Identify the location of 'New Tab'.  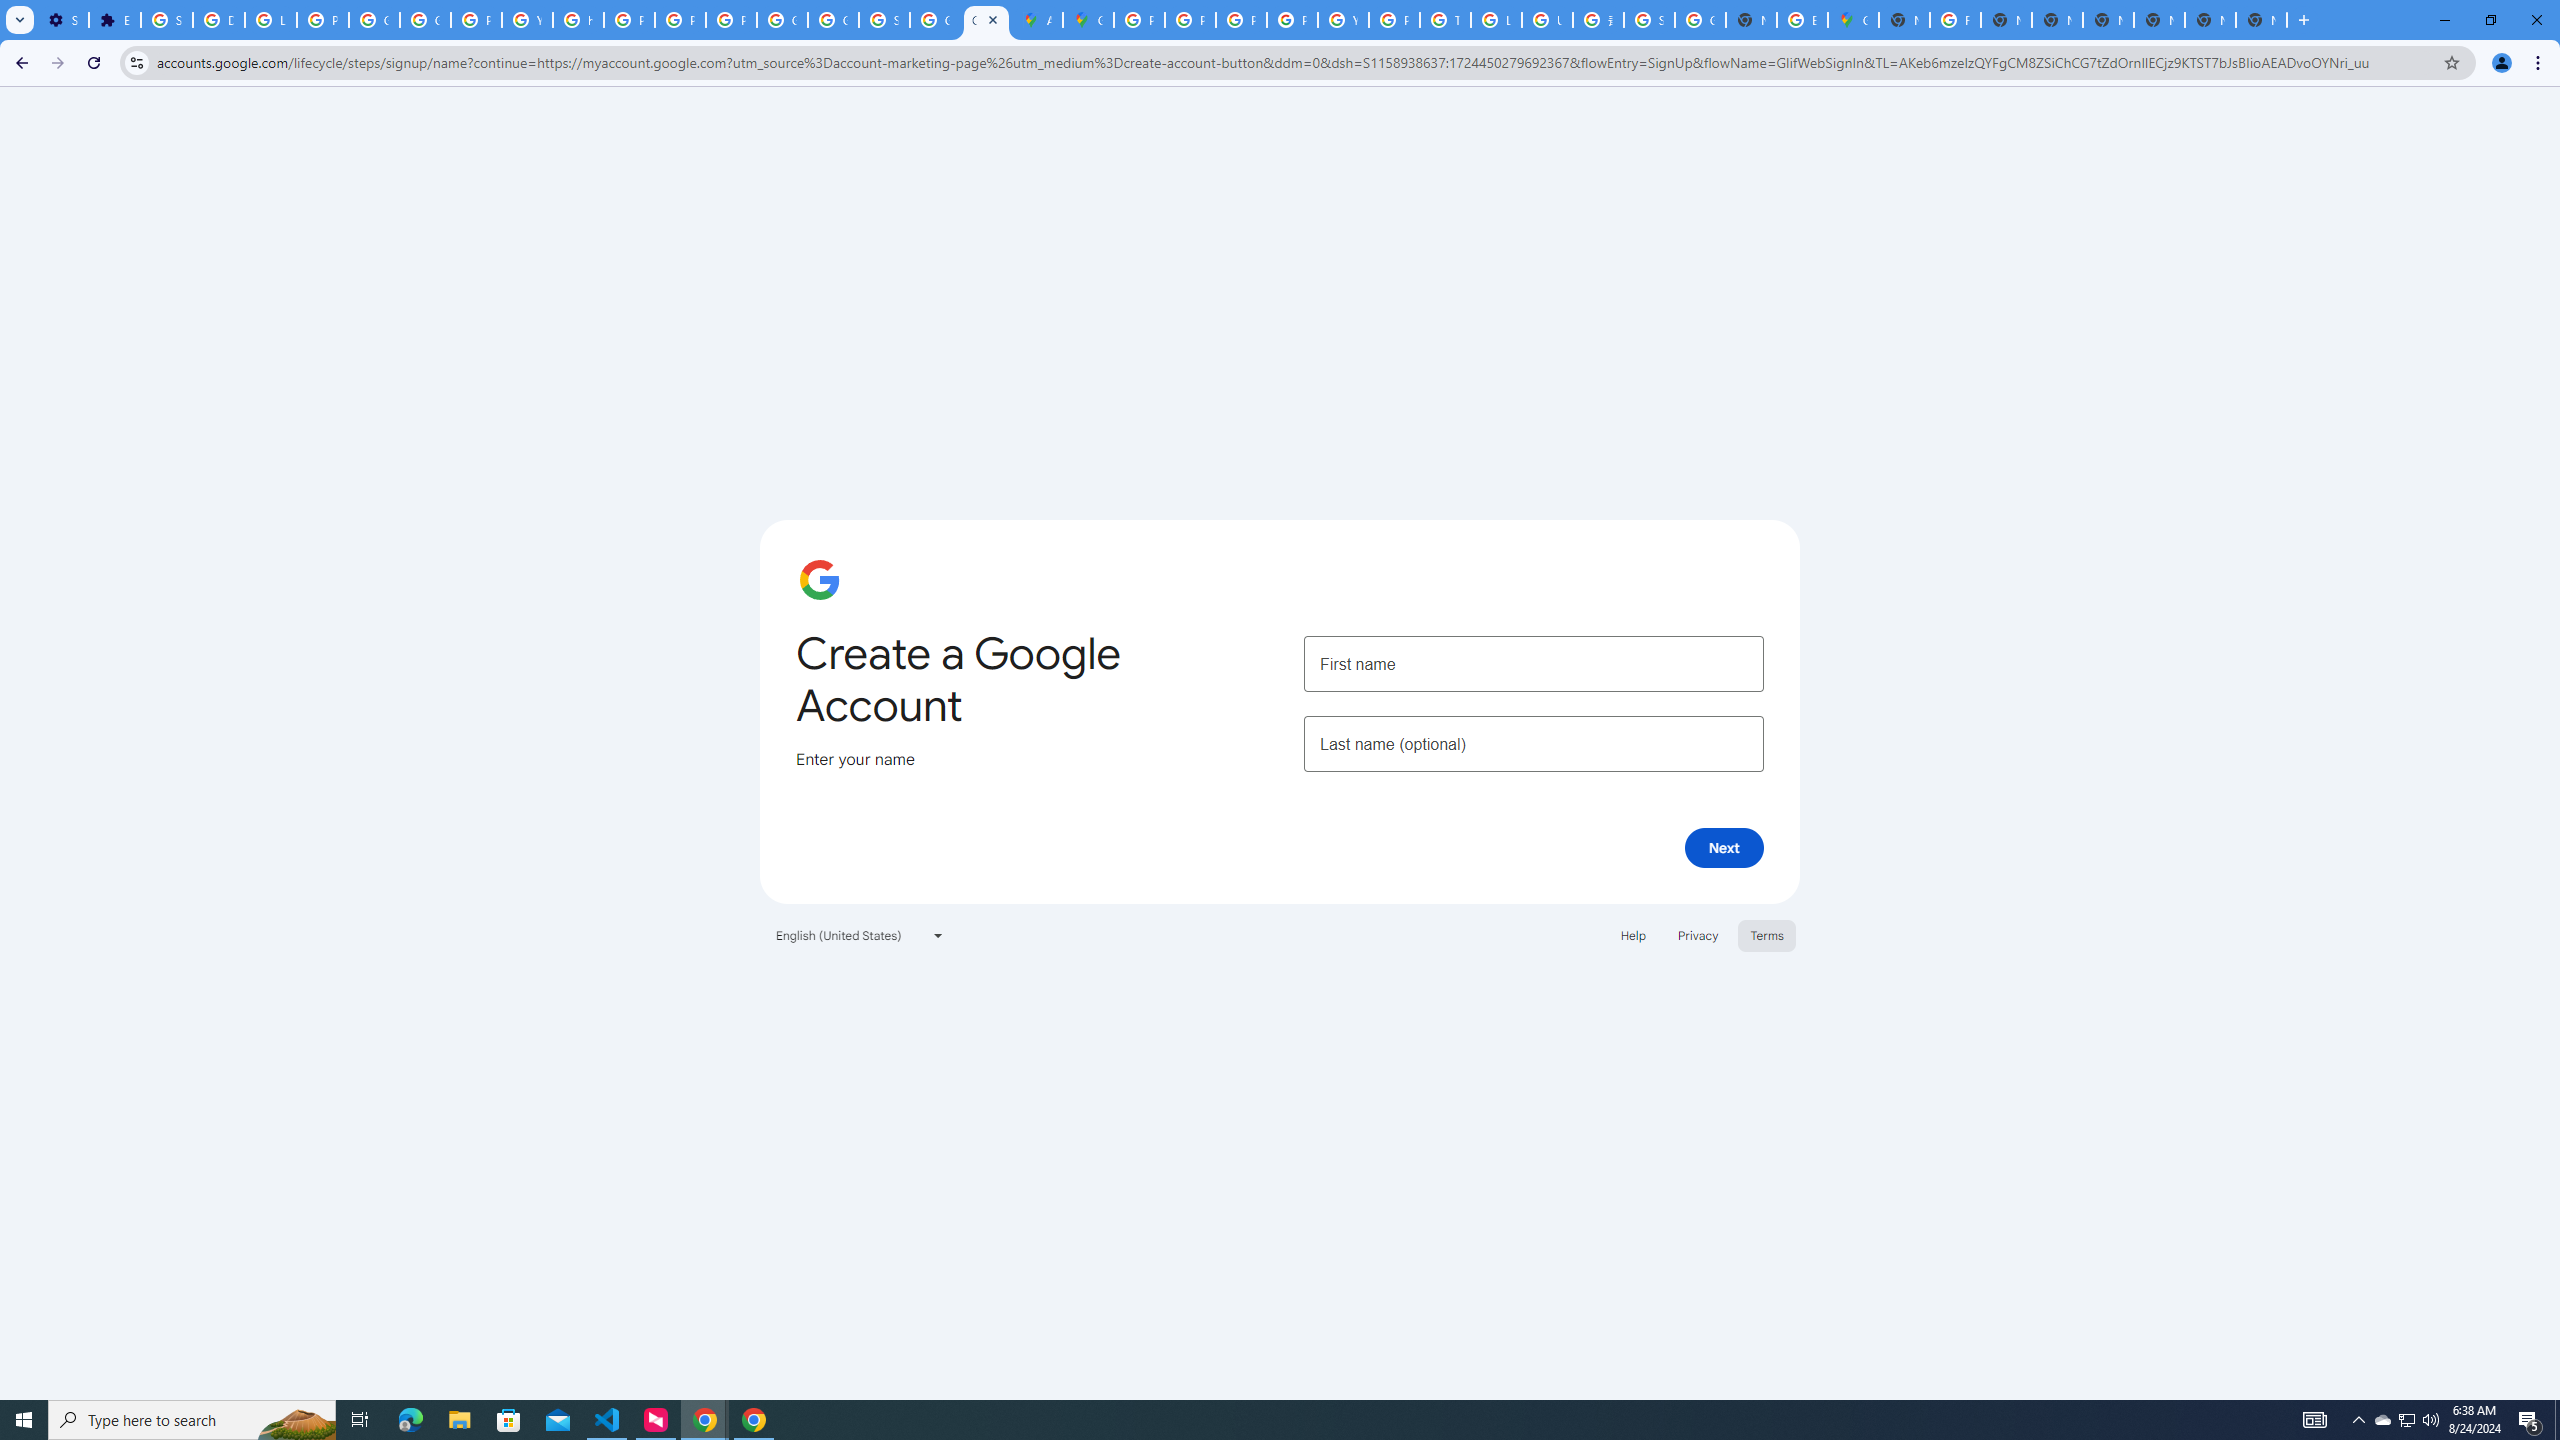
(2303, 19).